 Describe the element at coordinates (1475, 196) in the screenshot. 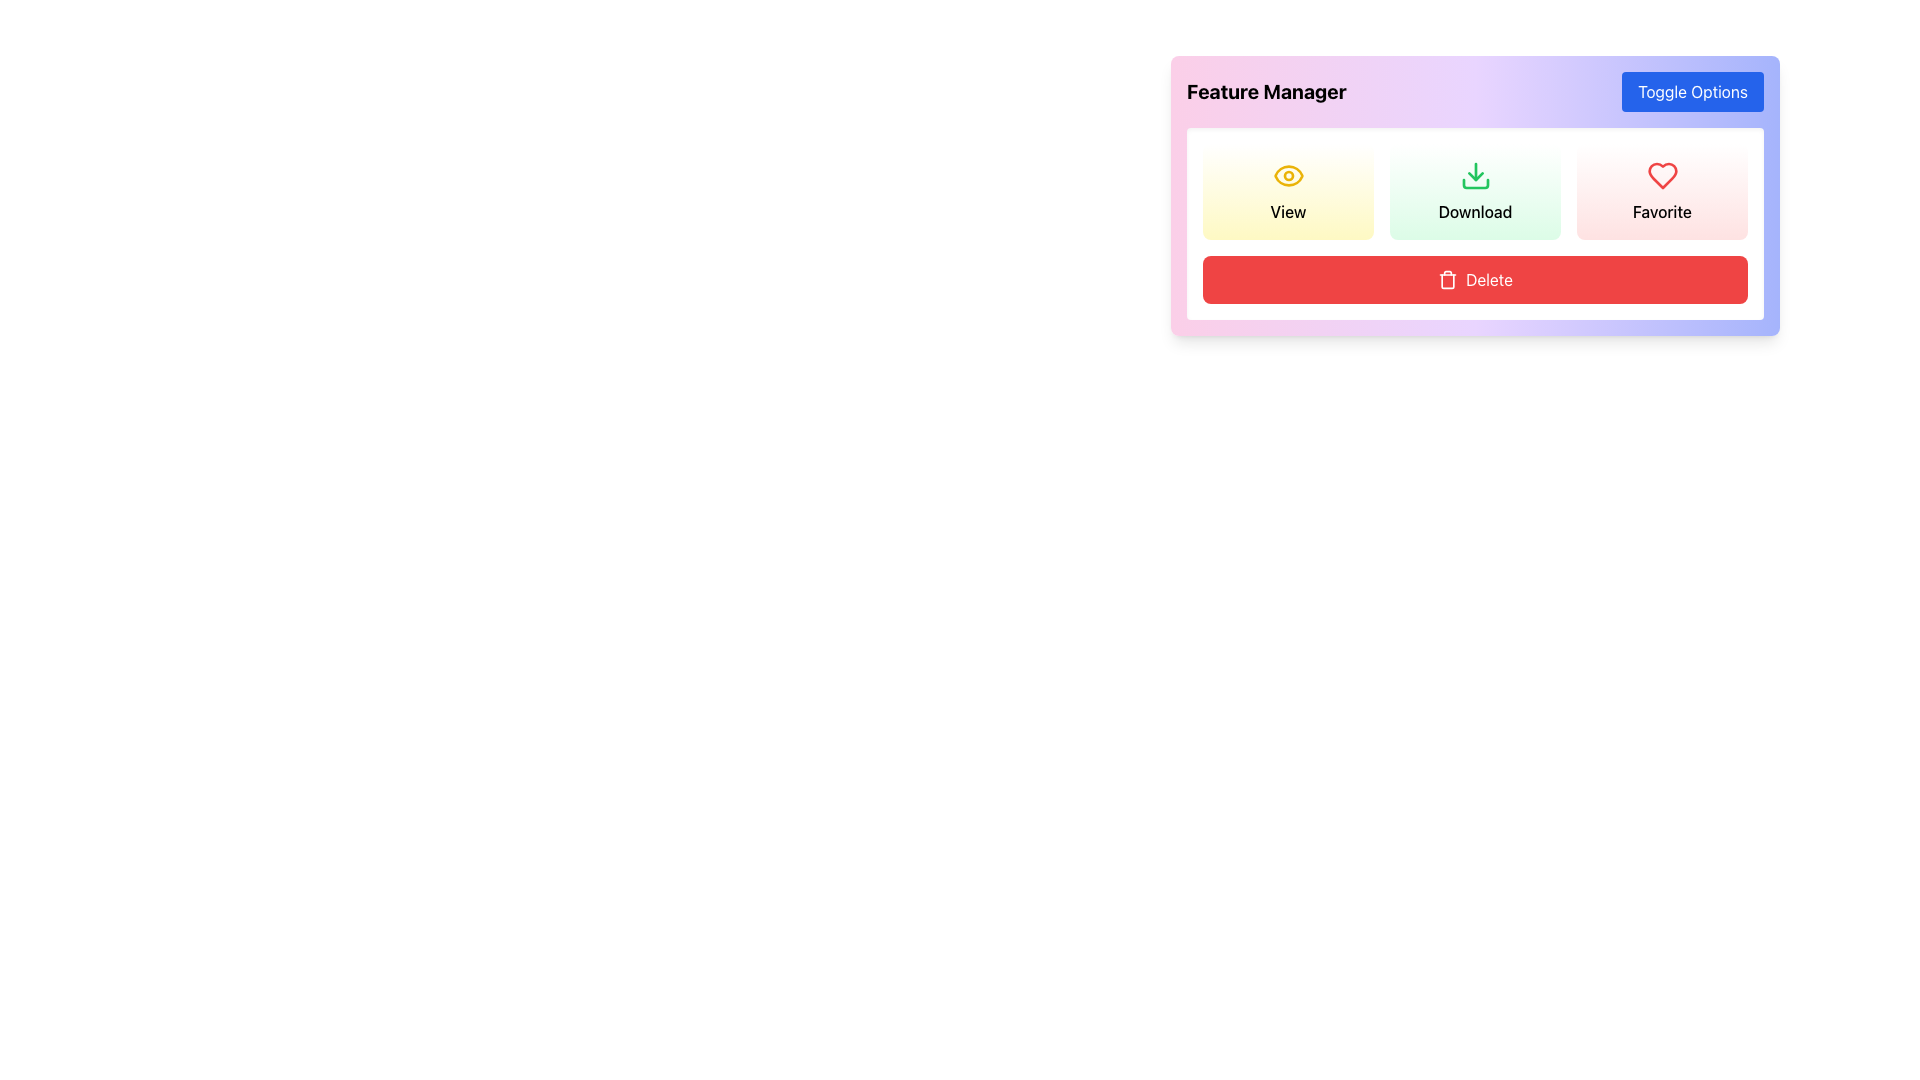

I see `the 'Download' button, which has a green gradient background and a downward arrow icon above the text, located below the 'Feature Manager' title` at that location.